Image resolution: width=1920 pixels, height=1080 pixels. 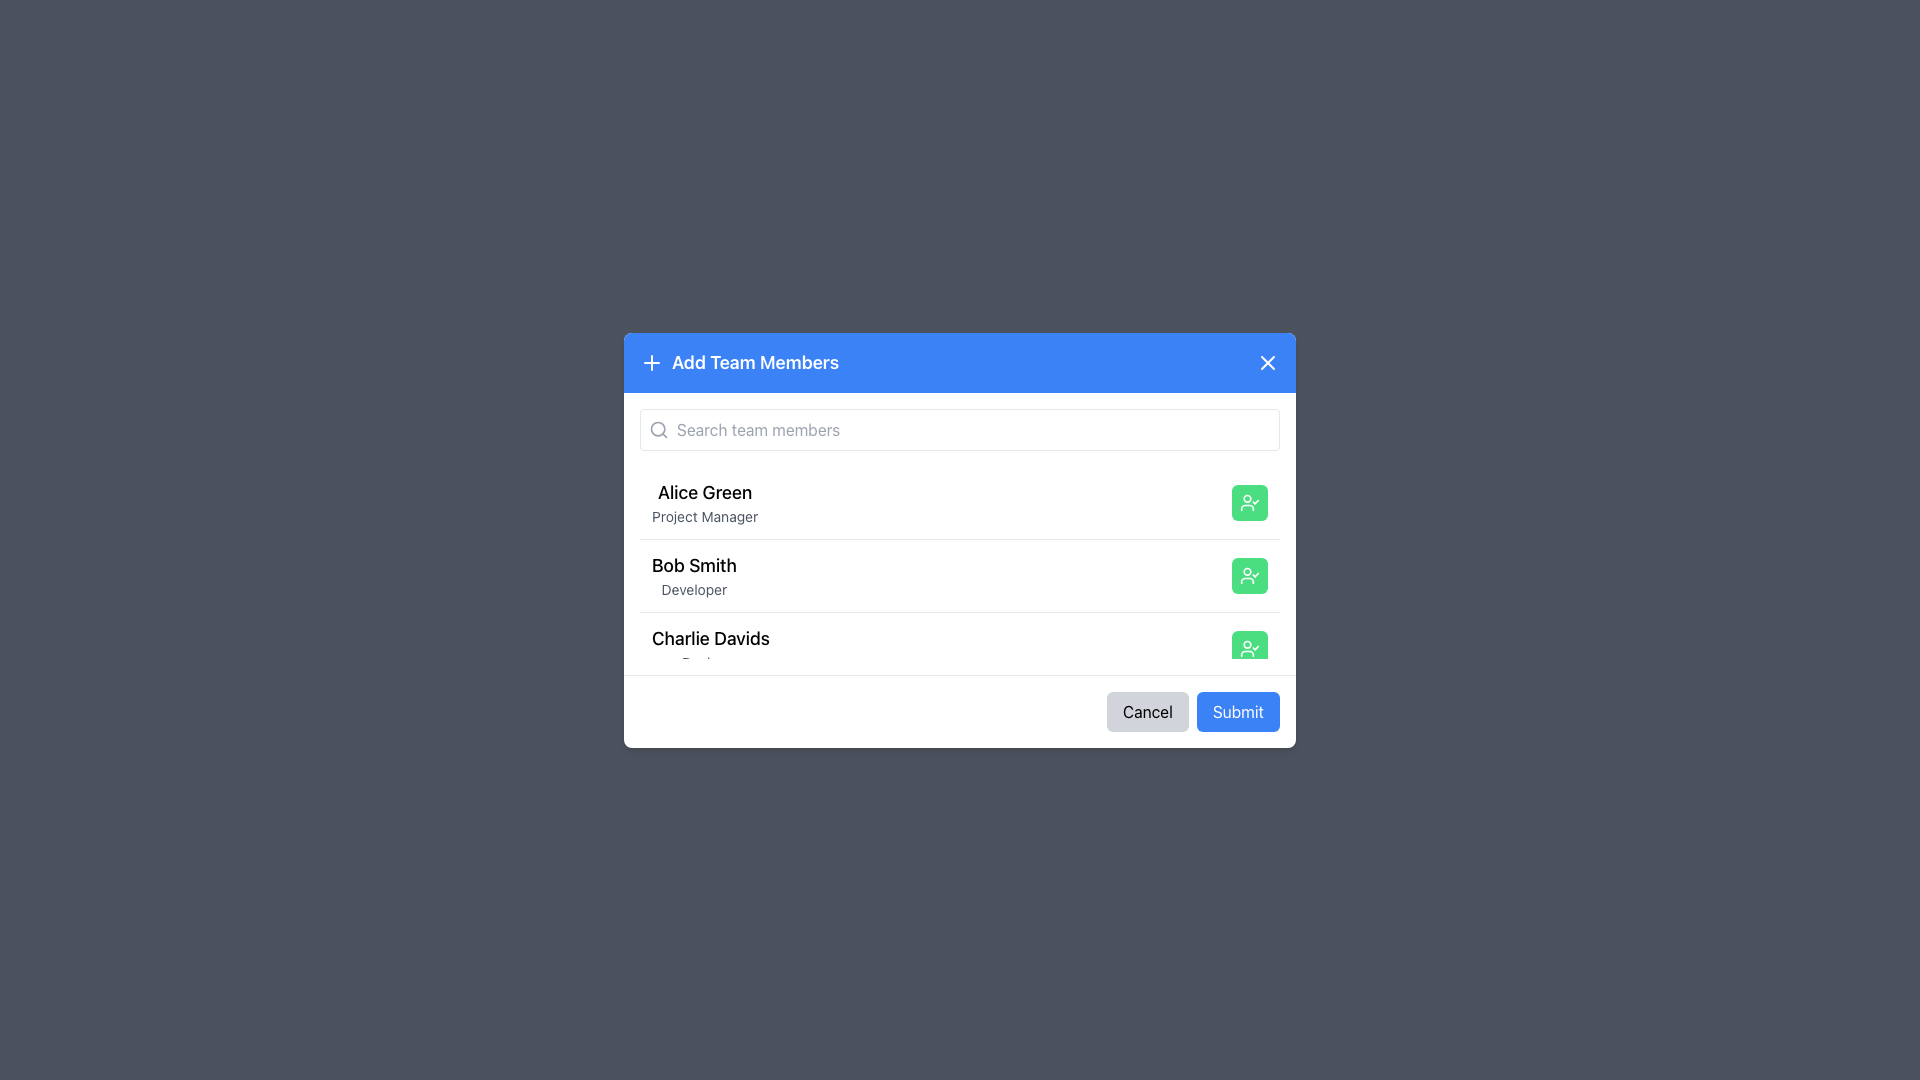 I want to click on the add icon located at the top-left corner of the modal dialog header, immediately to the left of the text 'Add Team Members', so click(x=652, y=362).